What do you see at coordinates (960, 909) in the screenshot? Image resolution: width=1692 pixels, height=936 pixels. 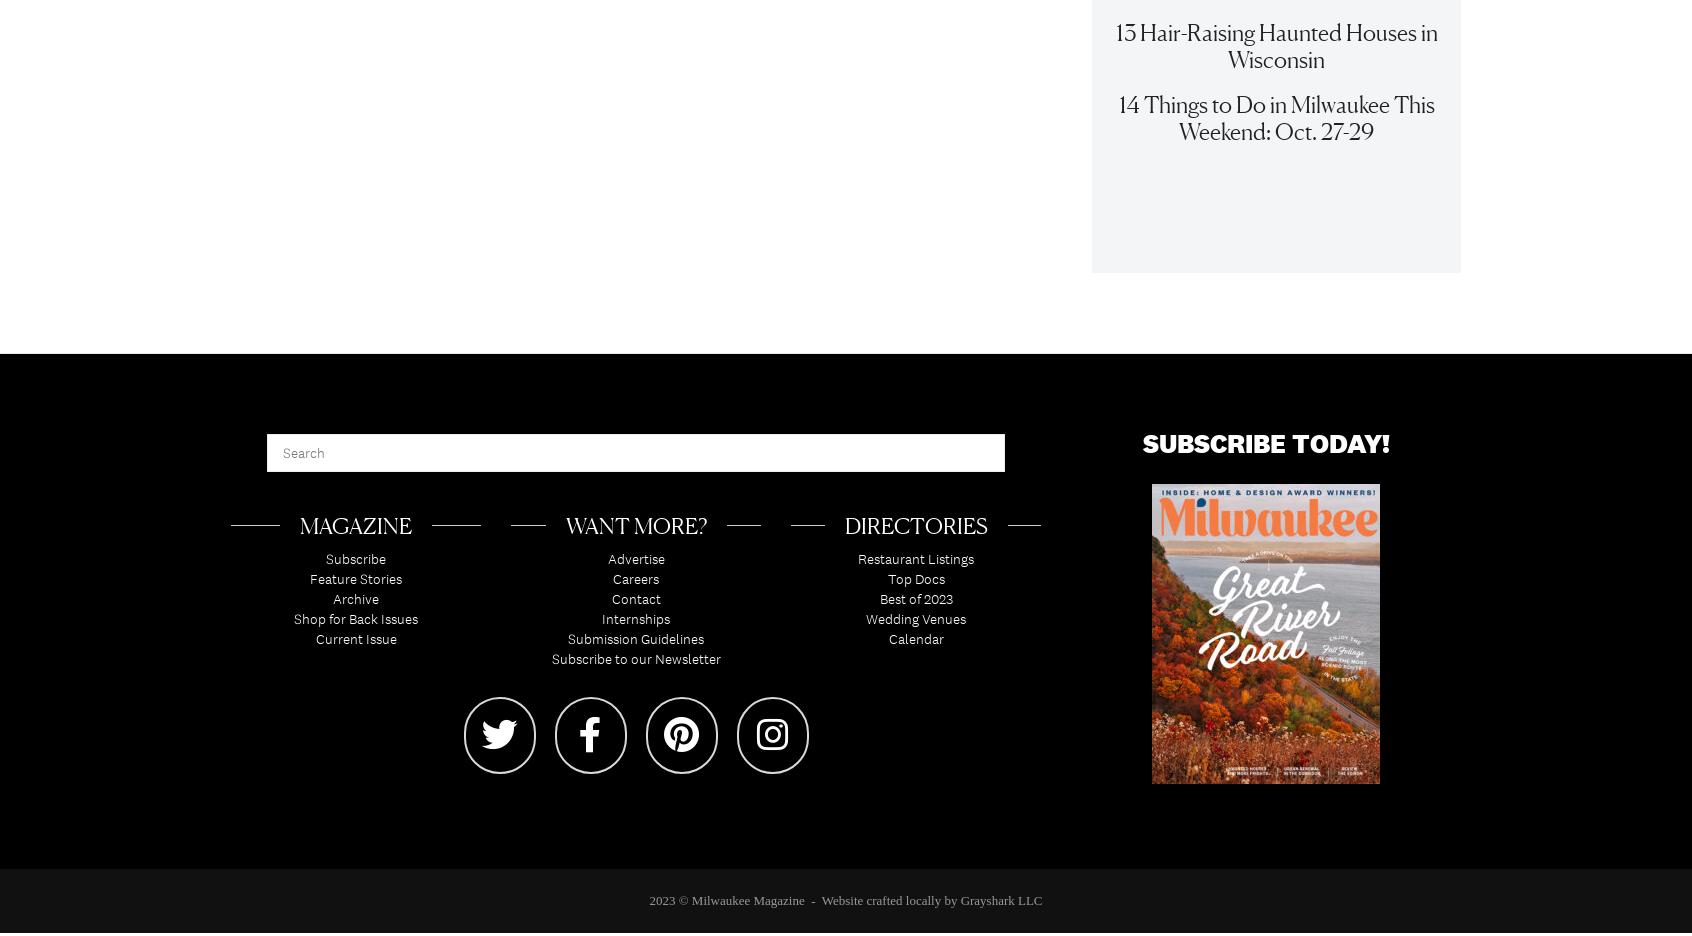 I see `'Grayshark LLC'` at bounding box center [960, 909].